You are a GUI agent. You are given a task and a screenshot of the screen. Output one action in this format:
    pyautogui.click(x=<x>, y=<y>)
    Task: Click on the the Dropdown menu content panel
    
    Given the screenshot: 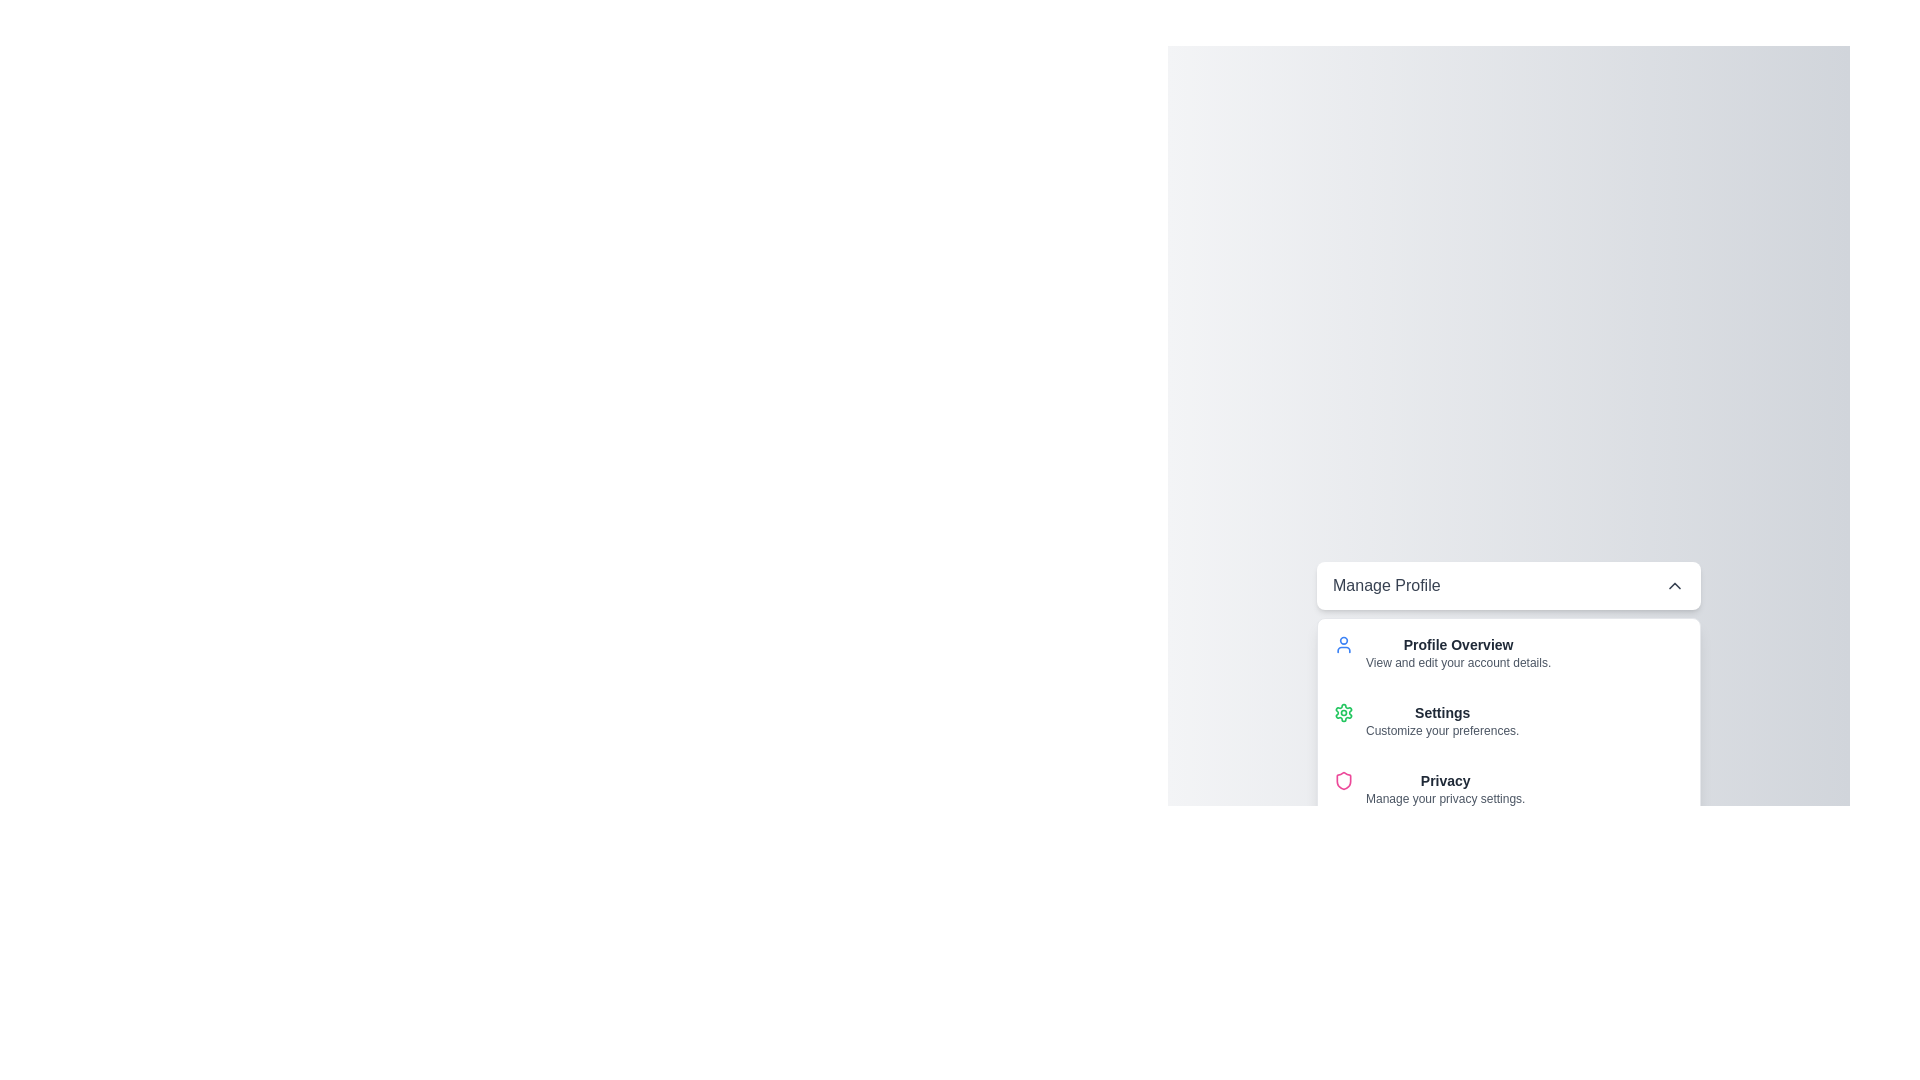 What is the action you would take?
    pyautogui.click(x=1508, y=721)
    